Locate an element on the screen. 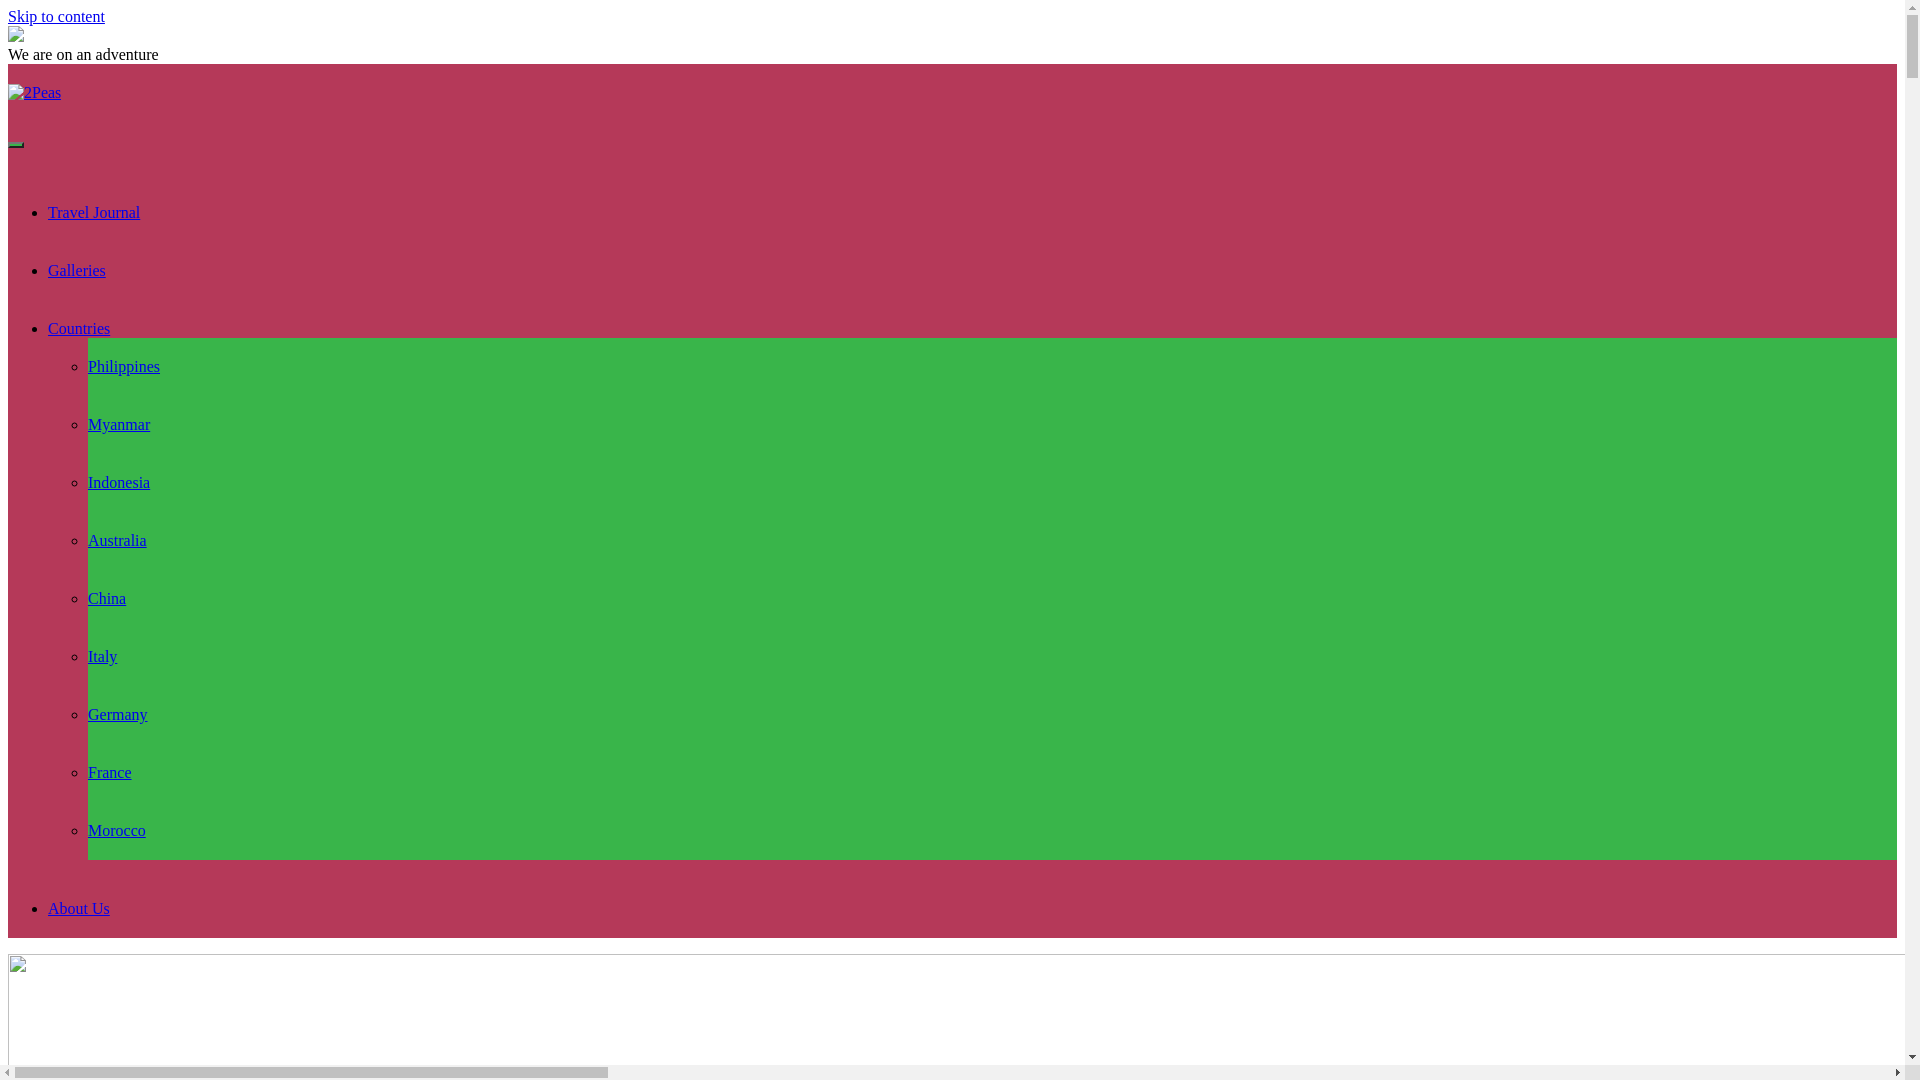 This screenshot has width=1920, height=1080. 'Galleries' is located at coordinates (76, 270).